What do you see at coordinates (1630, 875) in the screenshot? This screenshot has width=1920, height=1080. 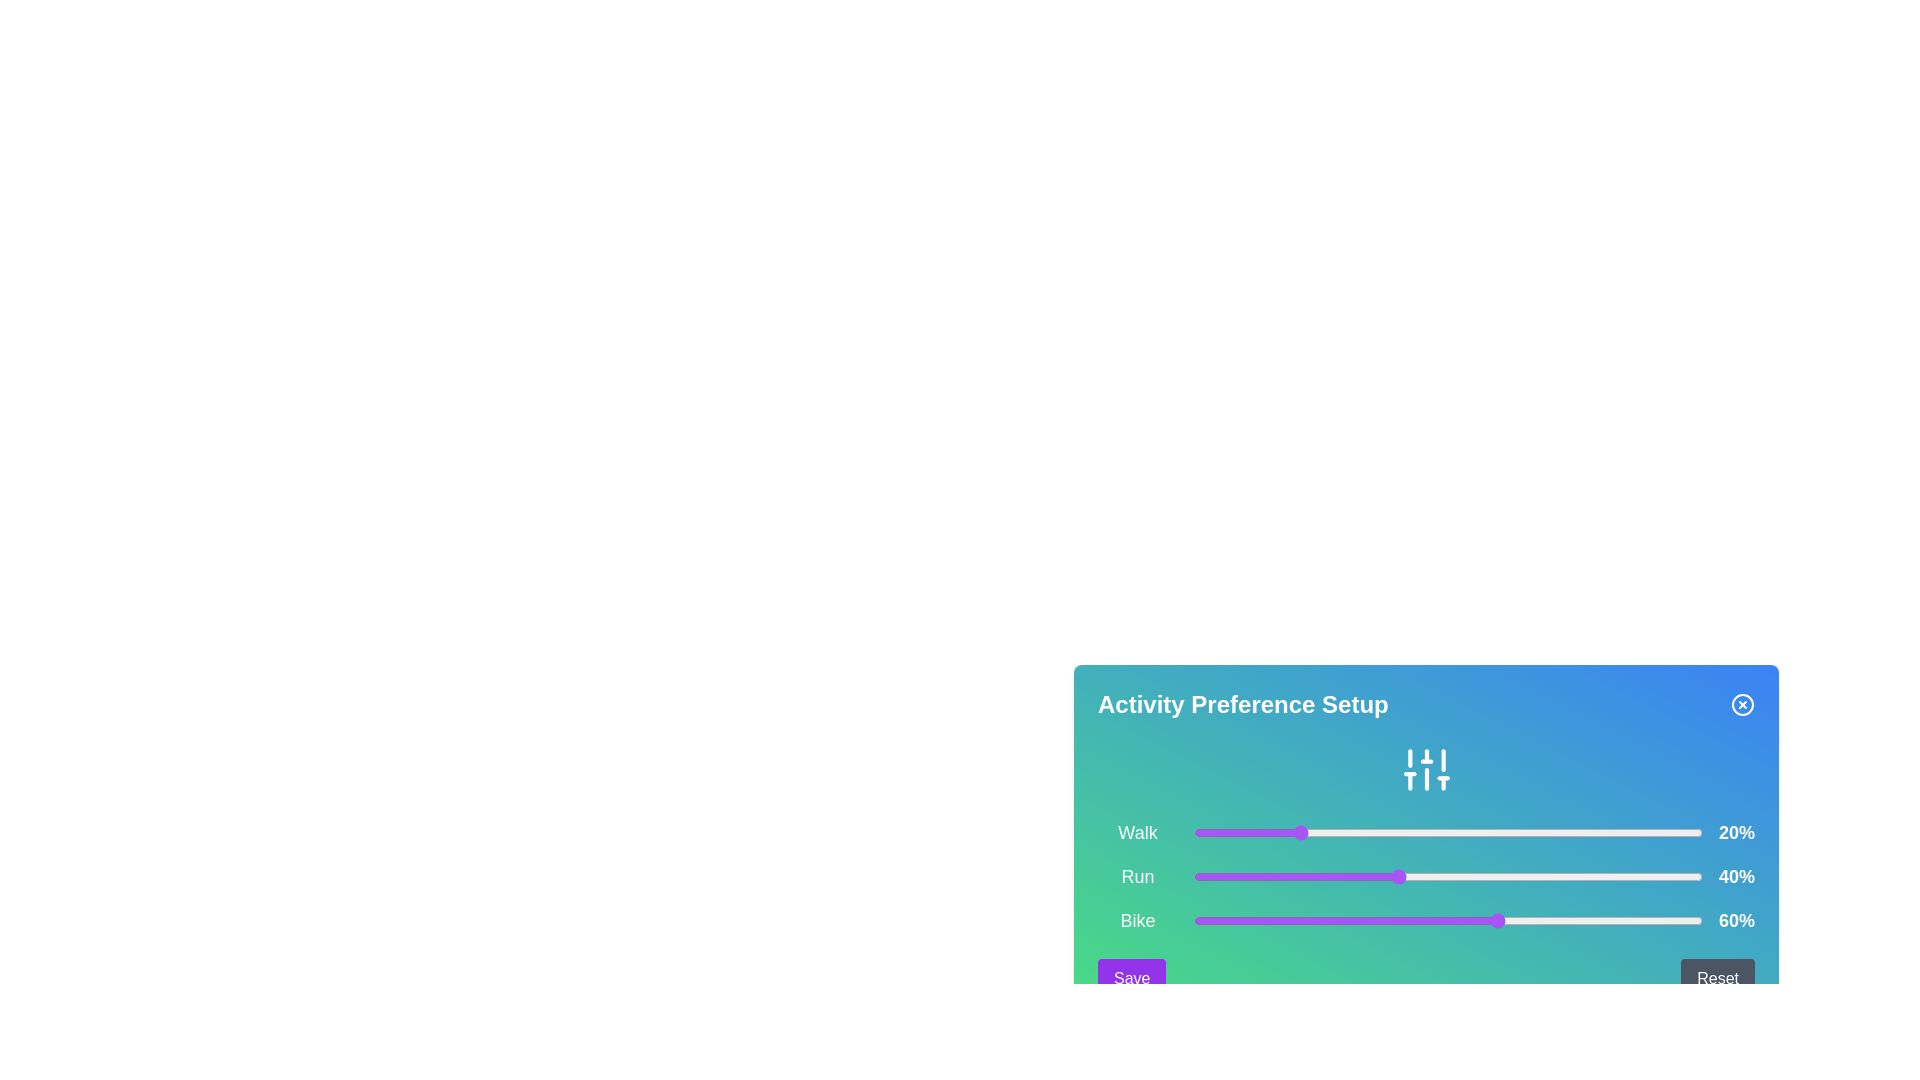 I see `the slider for 1 to 86%` at bounding box center [1630, 875].